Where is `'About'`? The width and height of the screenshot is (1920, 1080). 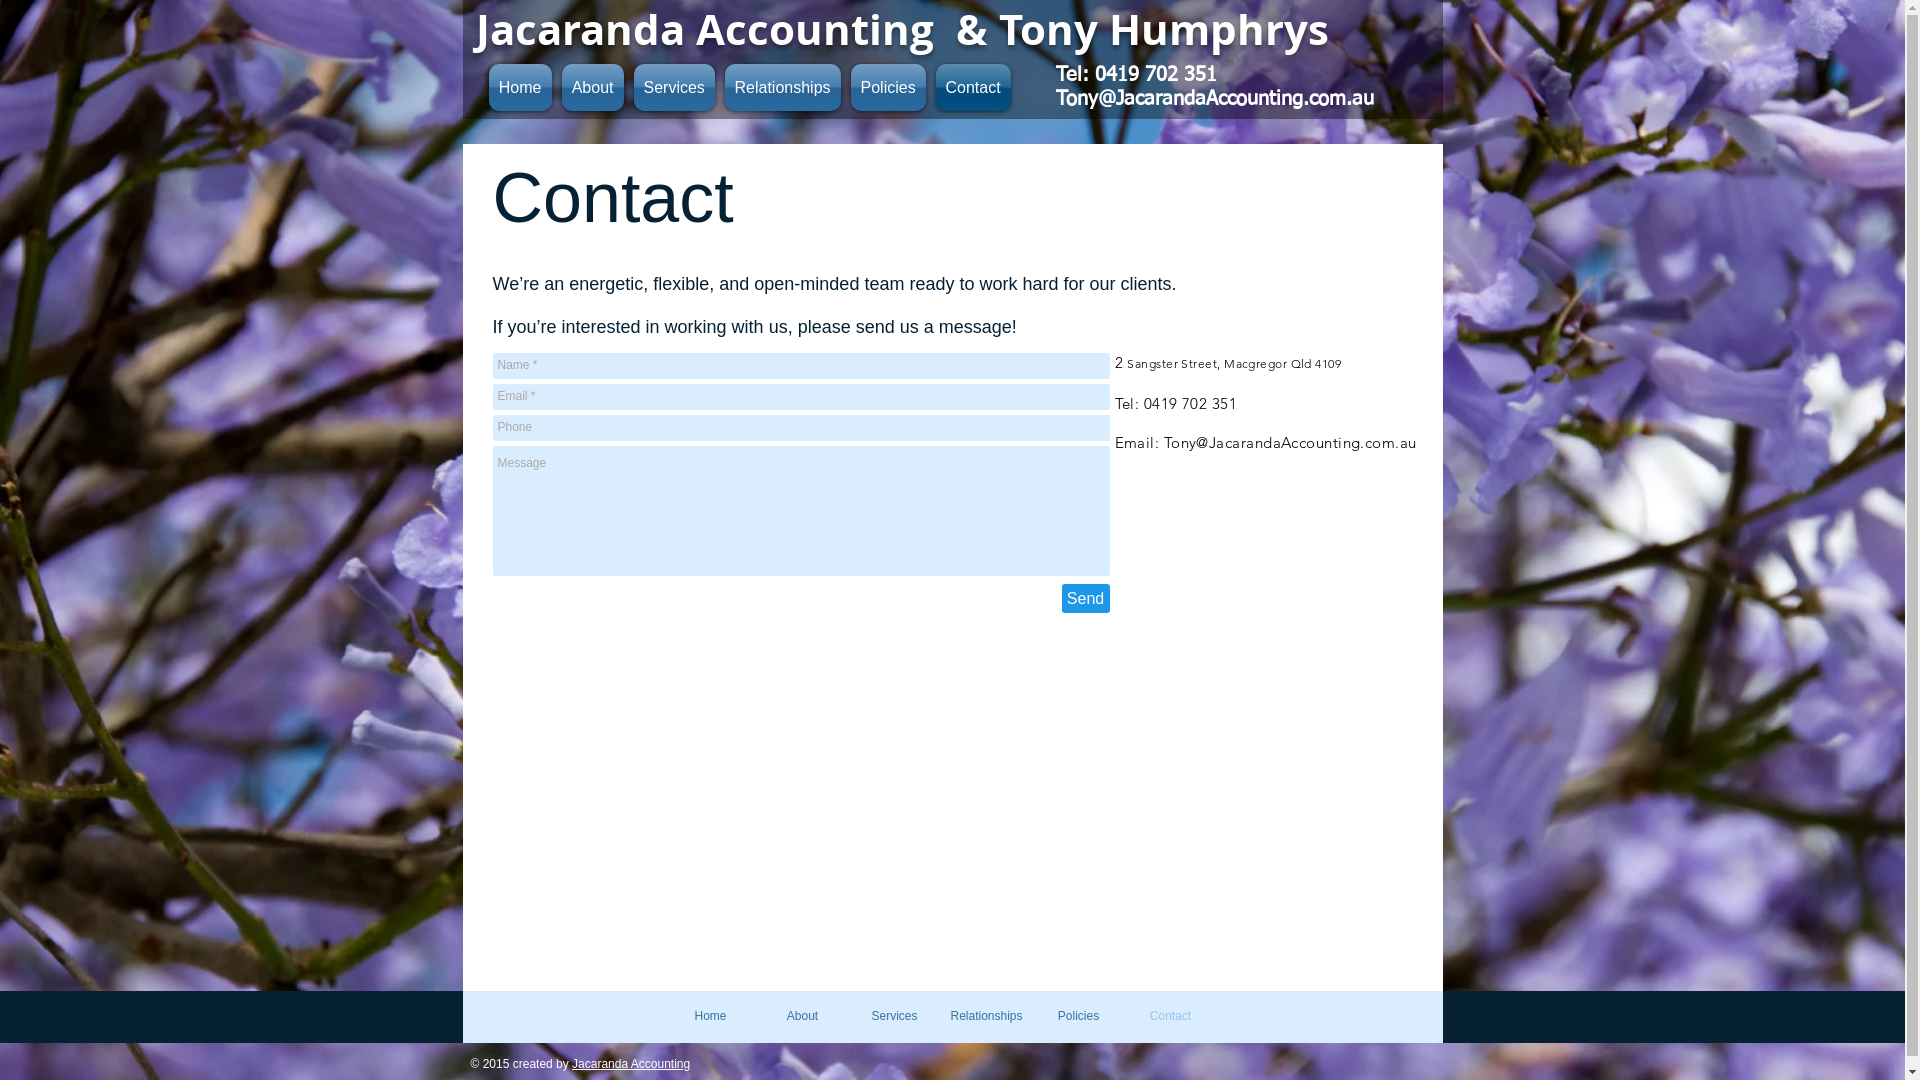 'About' is located at coordinates (556, 86).